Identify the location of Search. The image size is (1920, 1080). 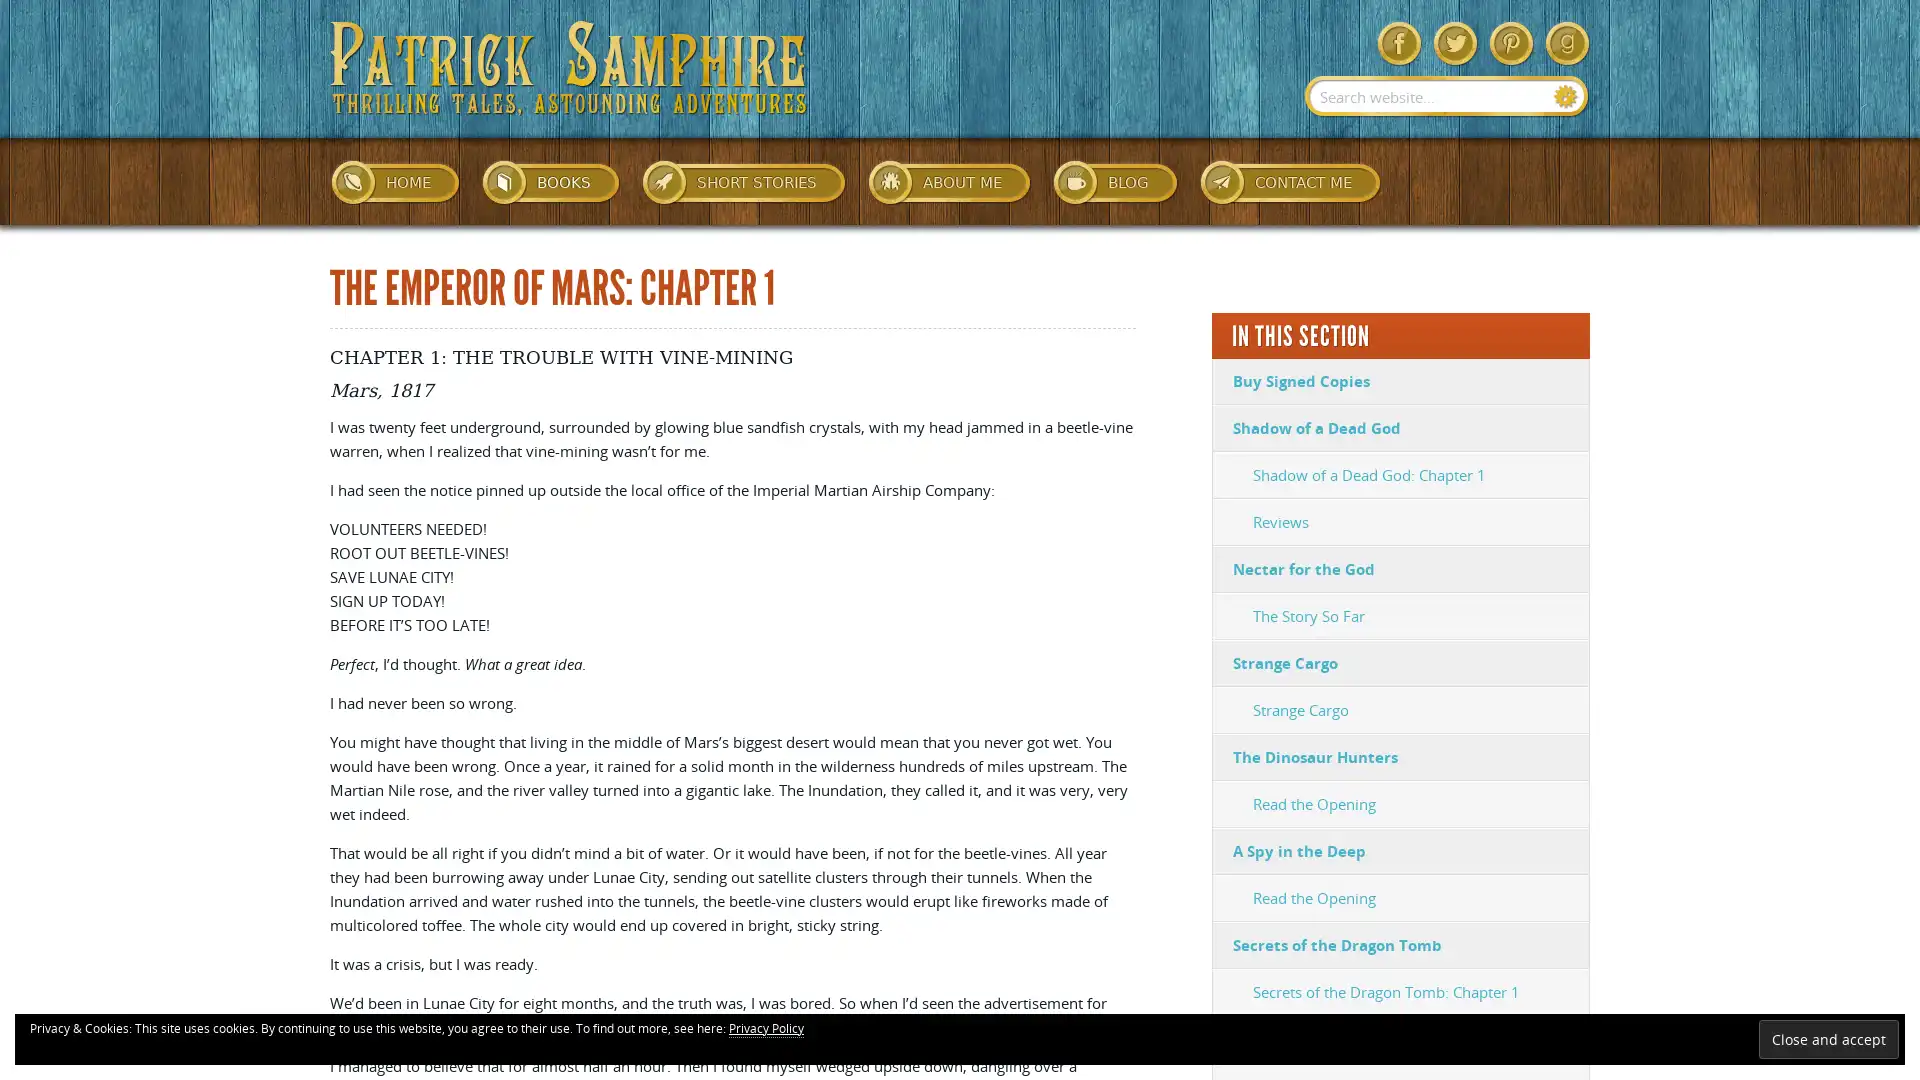
(1565, 96).